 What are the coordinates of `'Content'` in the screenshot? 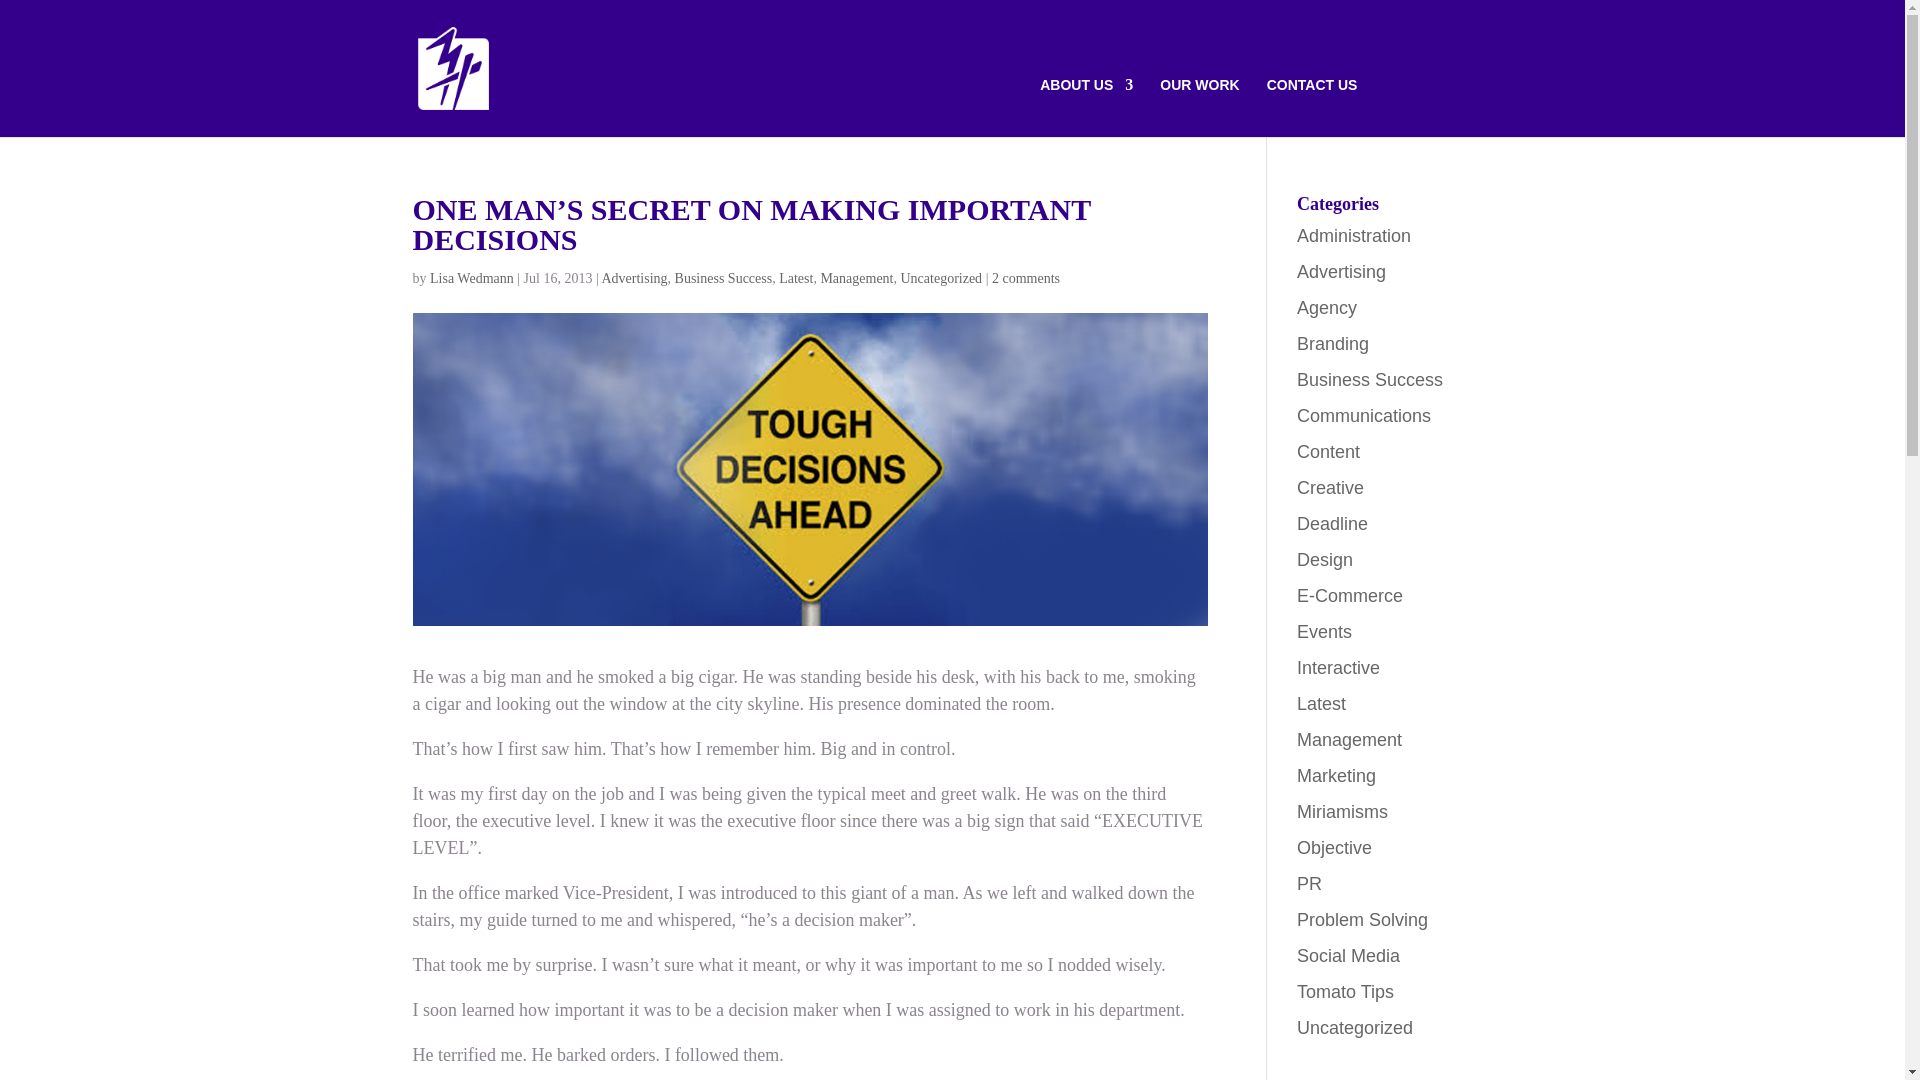 It's located at (1328, 452).